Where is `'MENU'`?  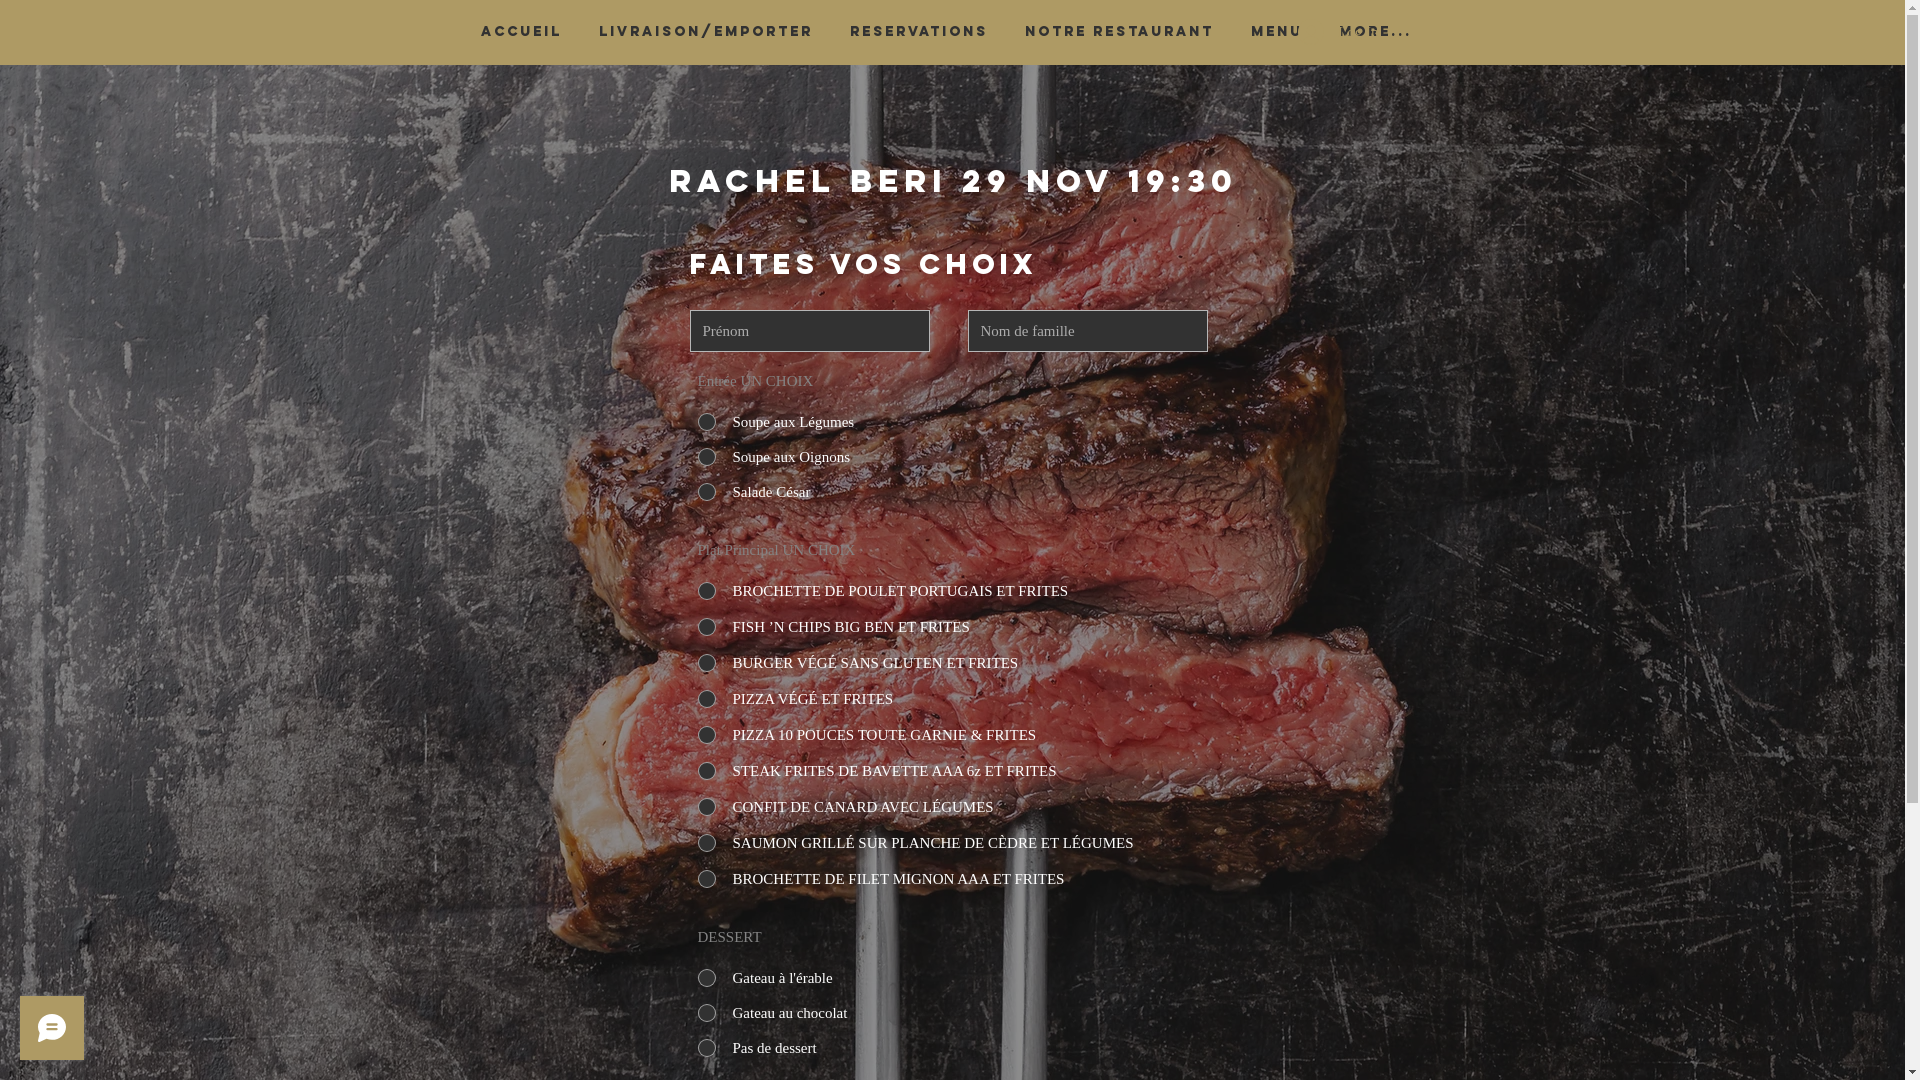 'MENU' is located at coordinates (1275, 31).